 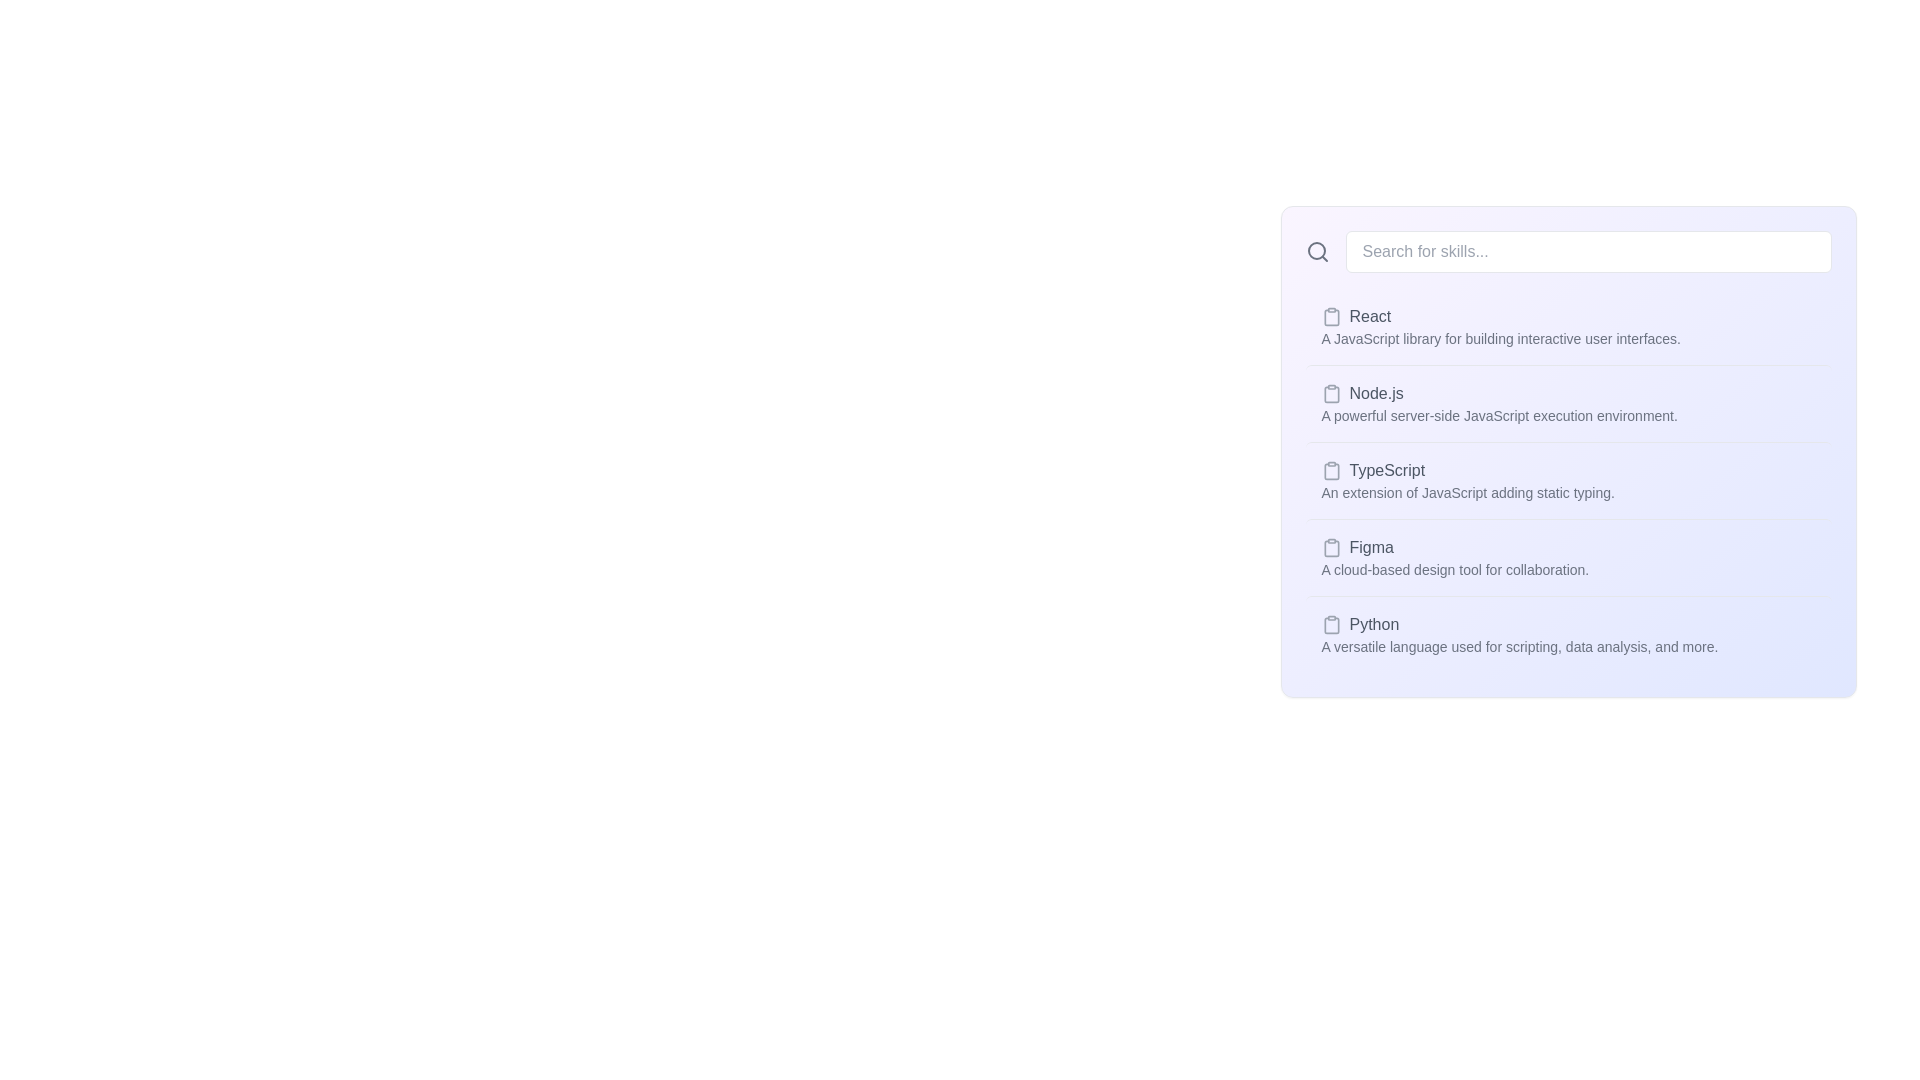 What do you see at coordinates (1519, 647) in the screenshot?
I see `the Text Label providing additional information about the 'Python' item, located below the title 'Python' in the vertical list` at bounding box center [1519, 647].